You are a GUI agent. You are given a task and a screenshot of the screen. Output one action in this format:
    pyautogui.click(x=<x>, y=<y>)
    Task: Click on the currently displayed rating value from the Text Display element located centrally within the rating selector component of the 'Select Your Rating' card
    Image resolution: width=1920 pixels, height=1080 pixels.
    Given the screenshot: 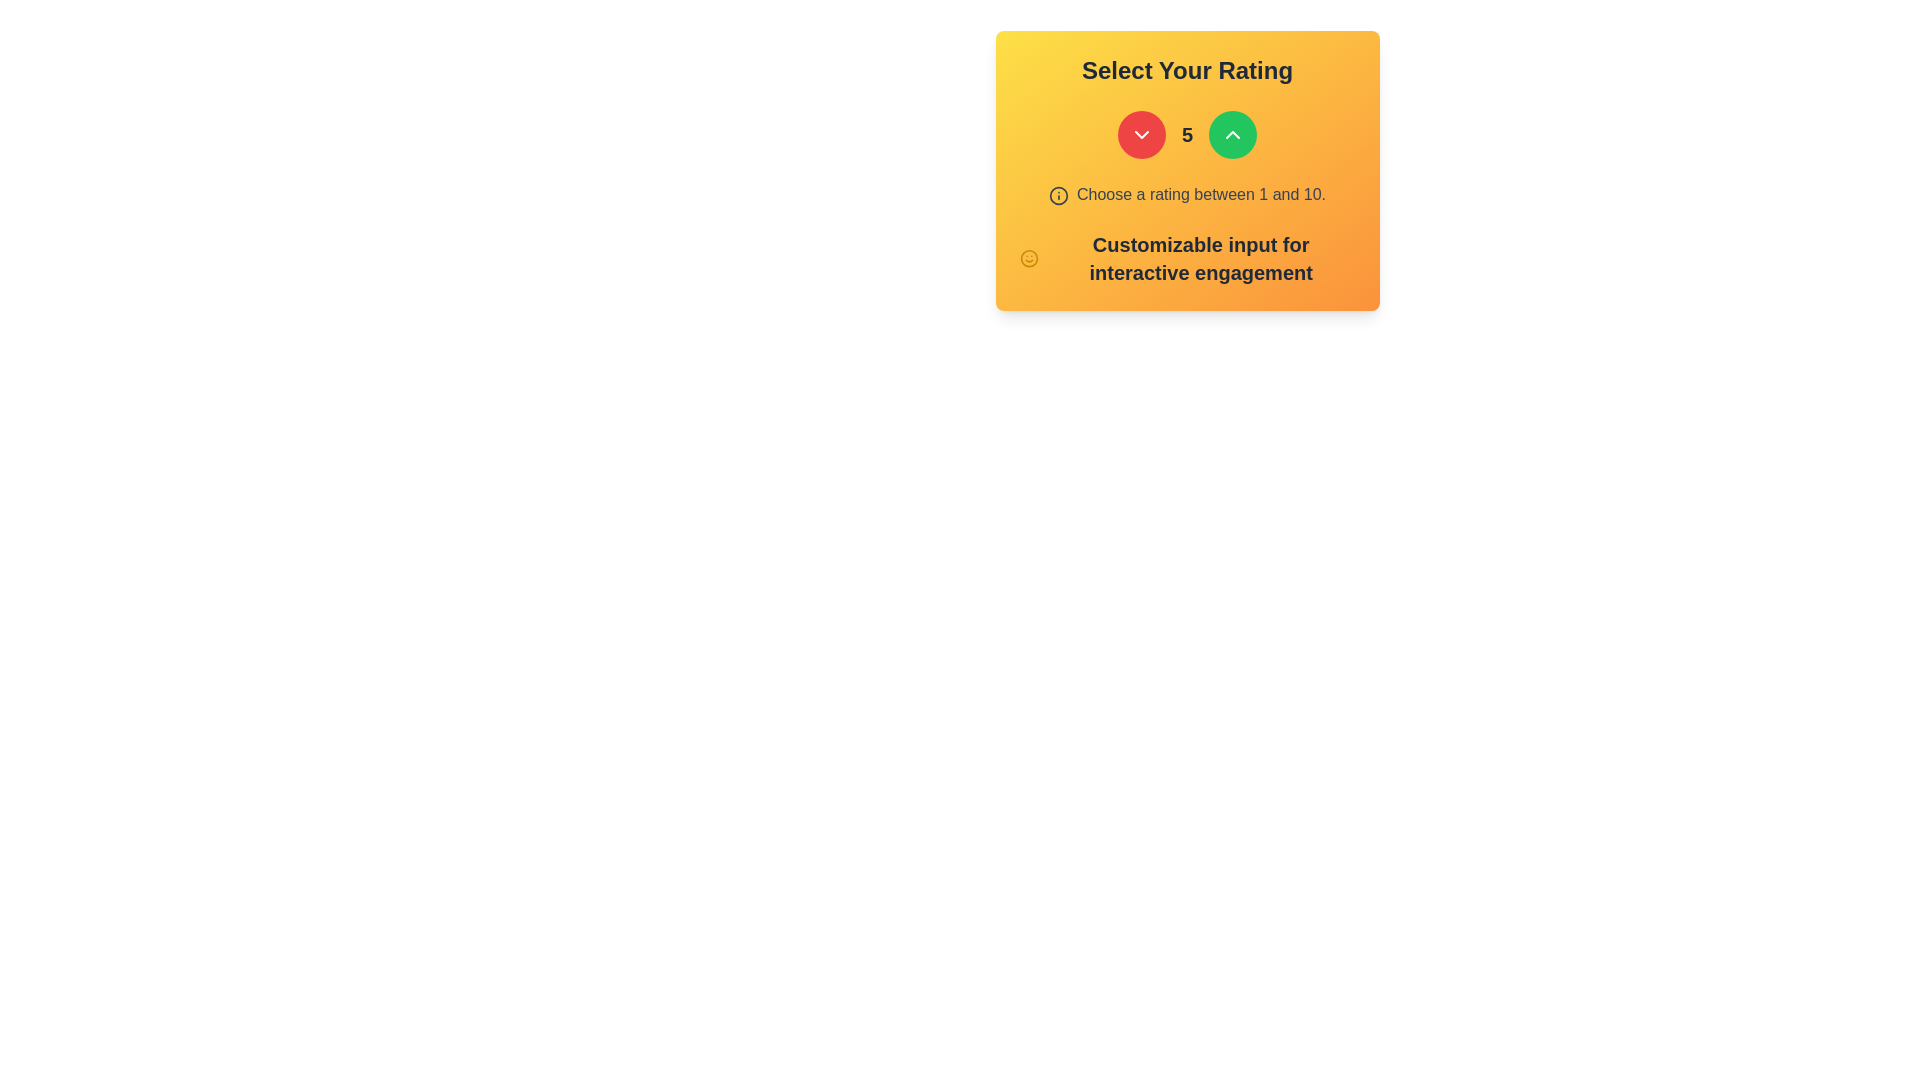 What is the action you would take?
    pyautogui.click(x=1187, y=135)
    